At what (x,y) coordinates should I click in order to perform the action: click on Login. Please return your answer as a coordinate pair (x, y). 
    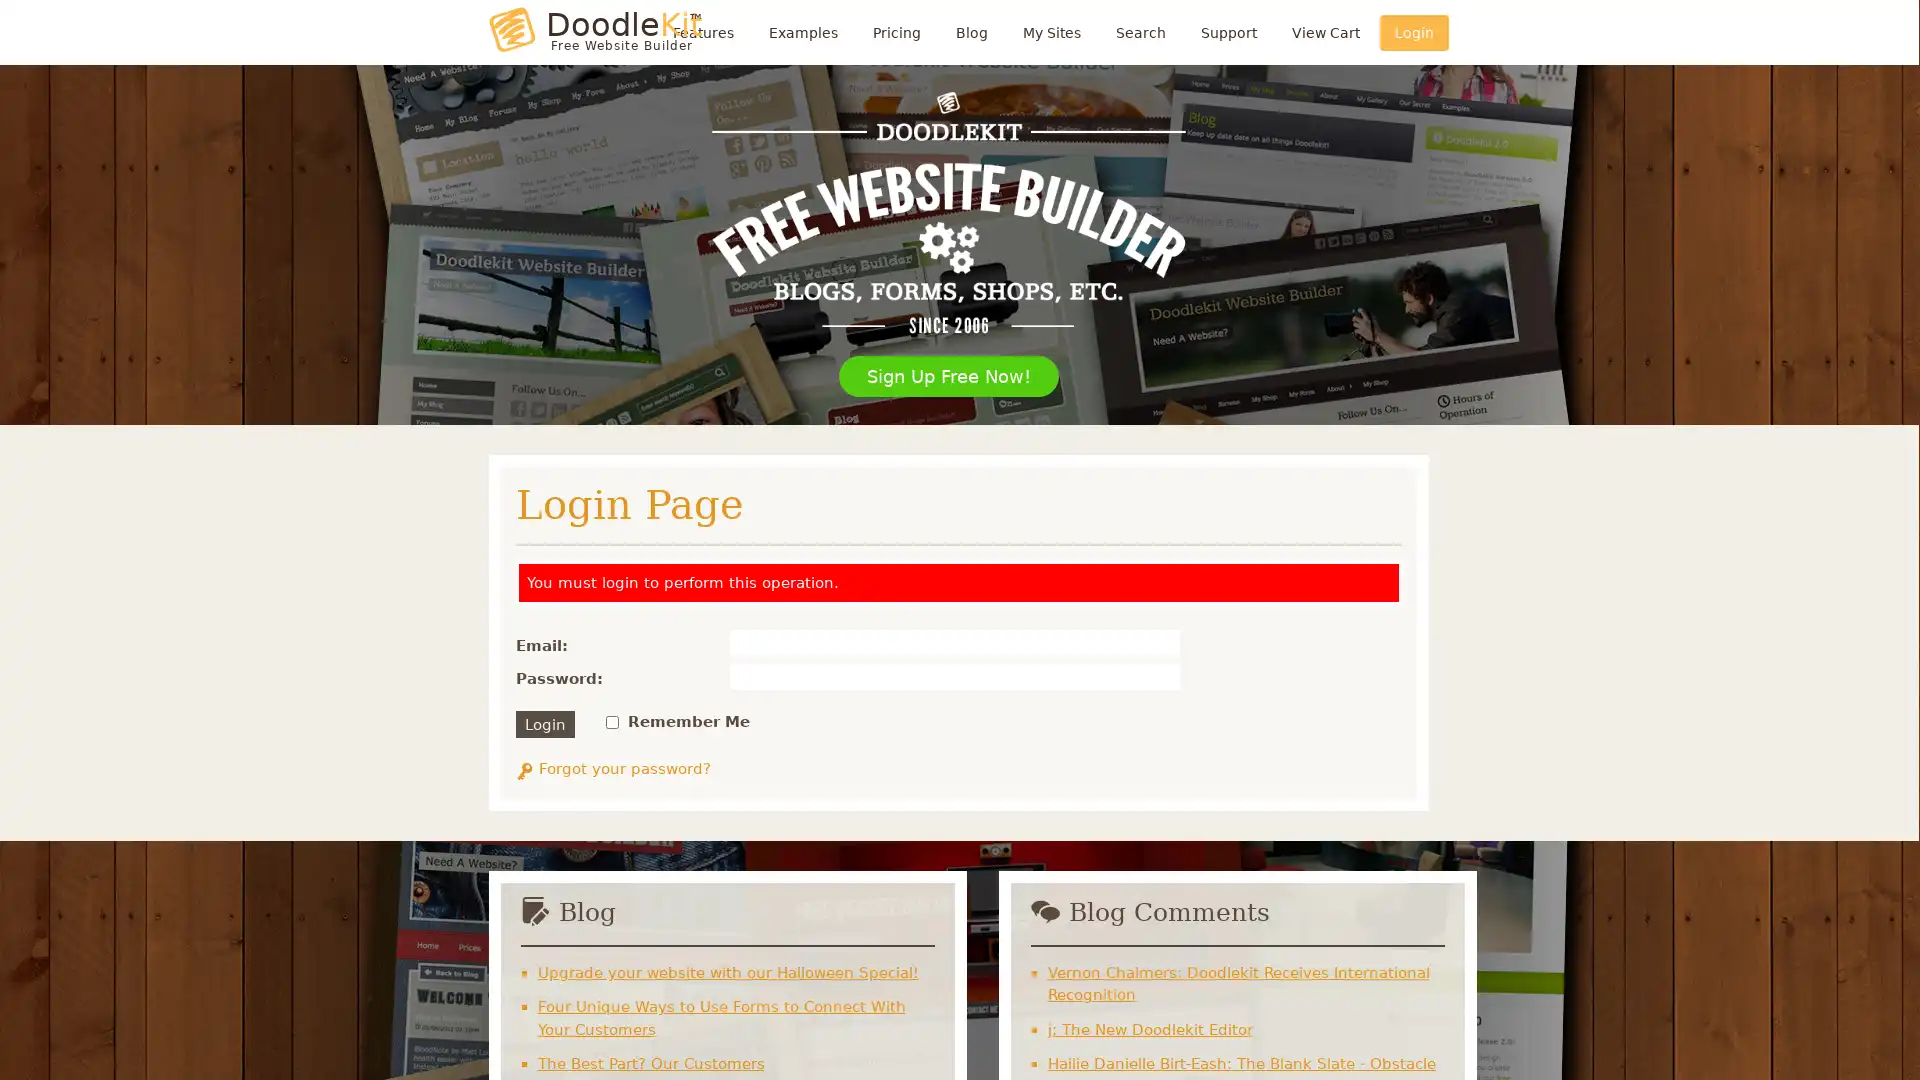
    Looking at the image, I should click on (545, 724).